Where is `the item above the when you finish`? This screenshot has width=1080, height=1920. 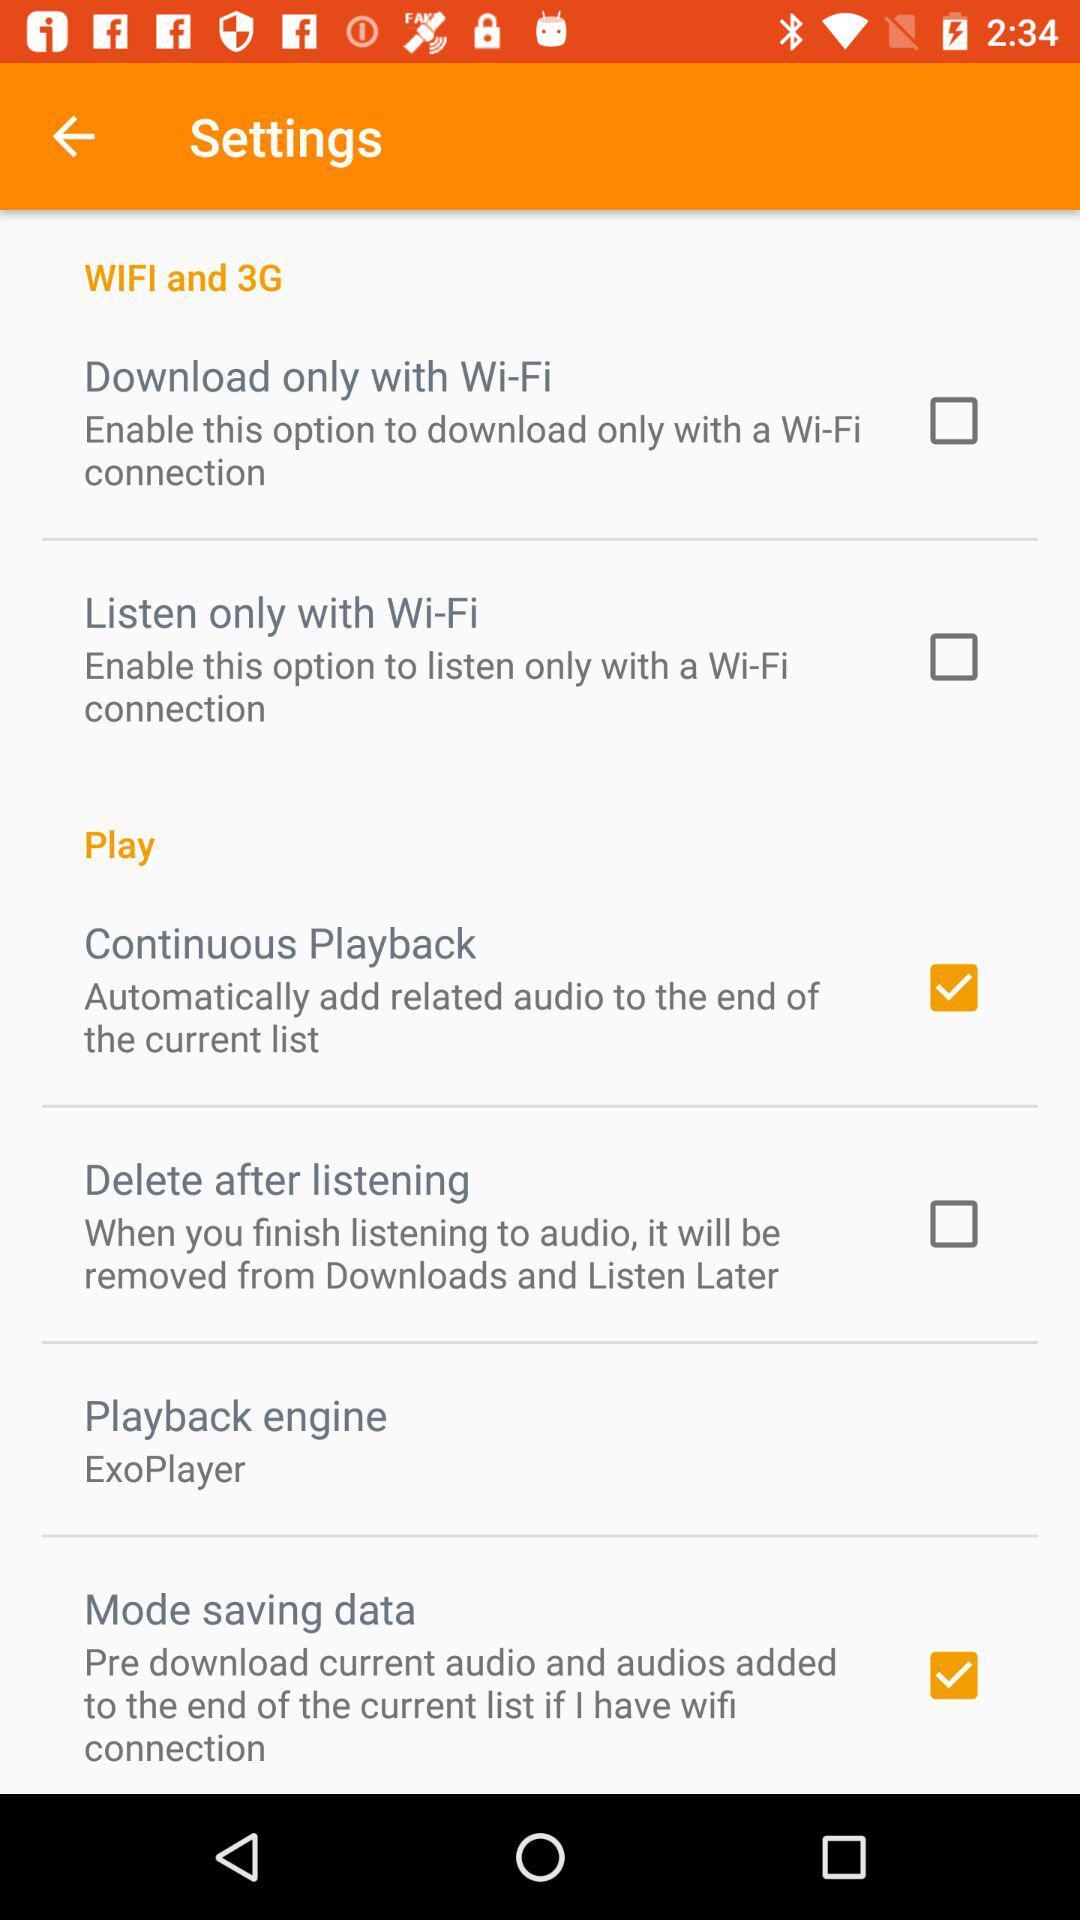 the item above the when you finish is located at coordinates (277, 1178).